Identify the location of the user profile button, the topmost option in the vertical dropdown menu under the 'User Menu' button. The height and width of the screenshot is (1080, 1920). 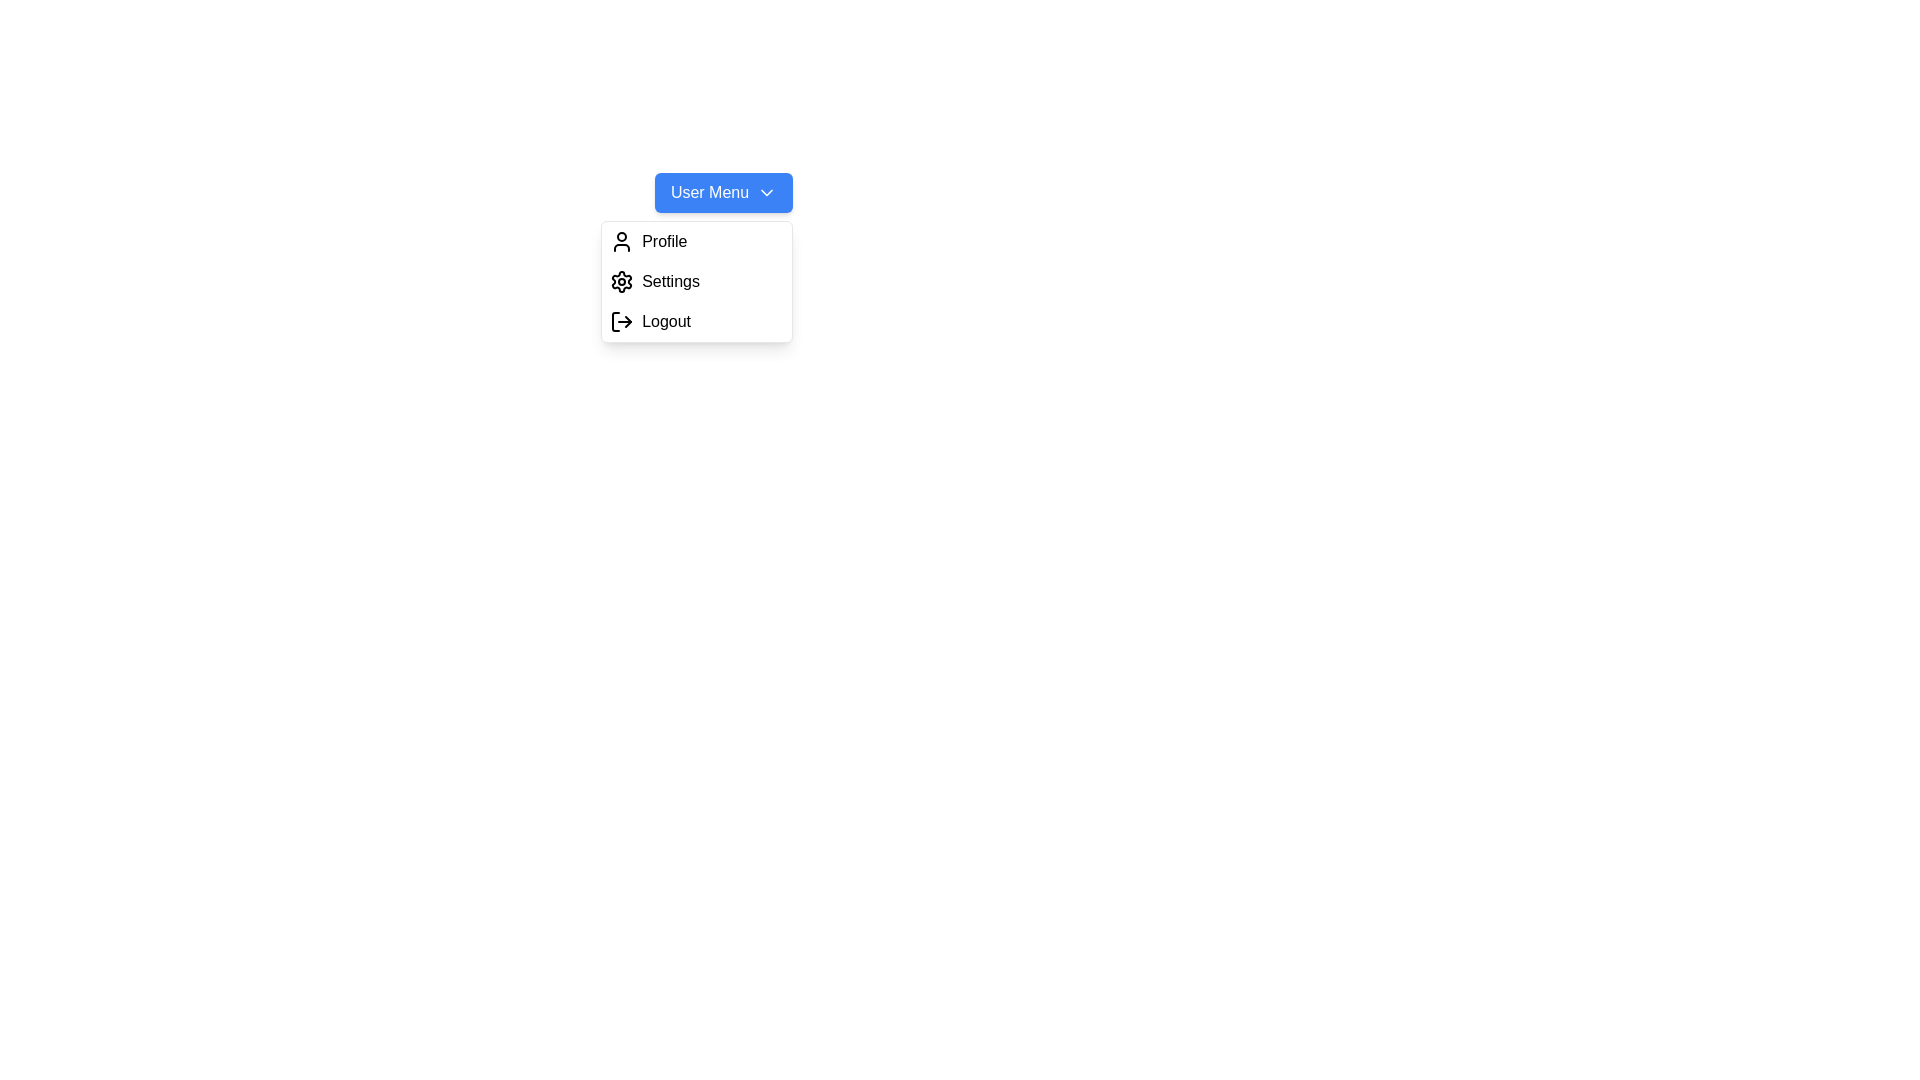
(697, 241).